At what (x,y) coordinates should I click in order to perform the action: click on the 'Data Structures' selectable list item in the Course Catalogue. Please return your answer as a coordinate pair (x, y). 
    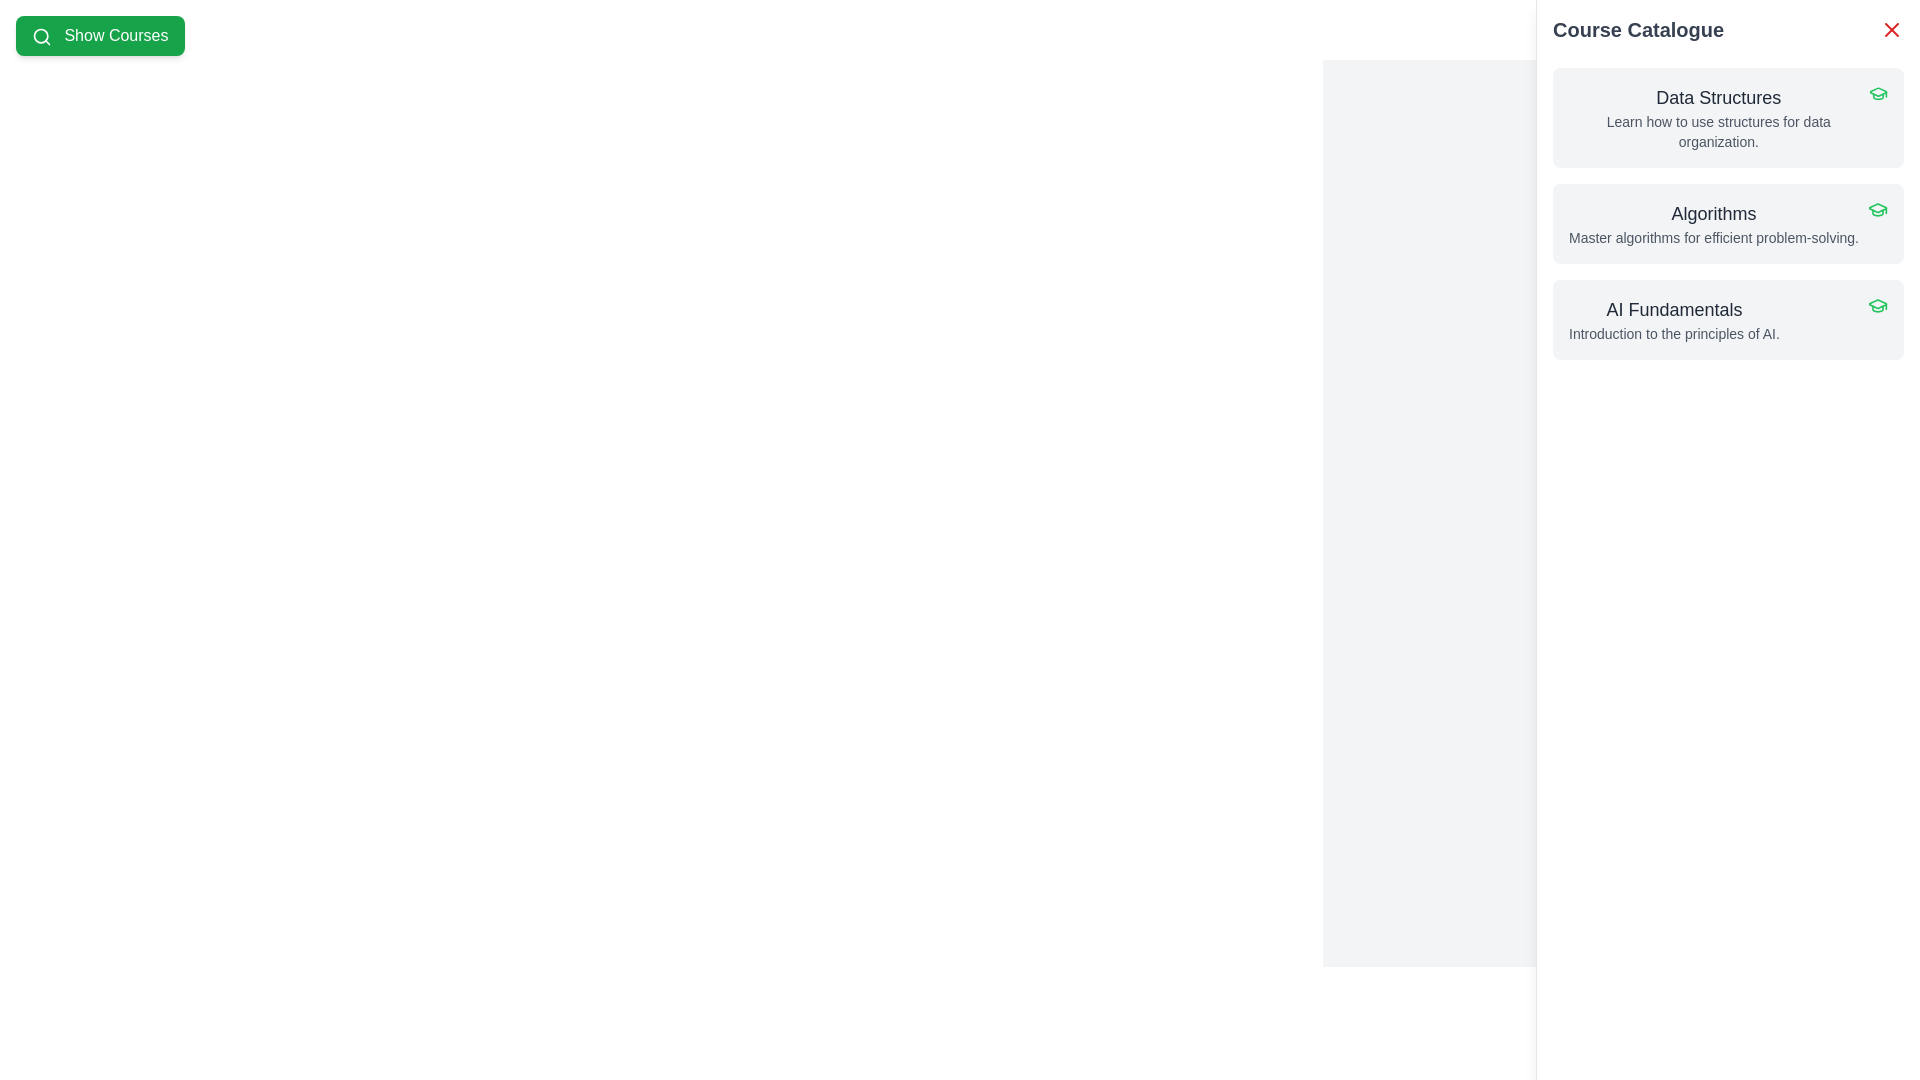
    Looking at the image, I should click on (1727, 118).